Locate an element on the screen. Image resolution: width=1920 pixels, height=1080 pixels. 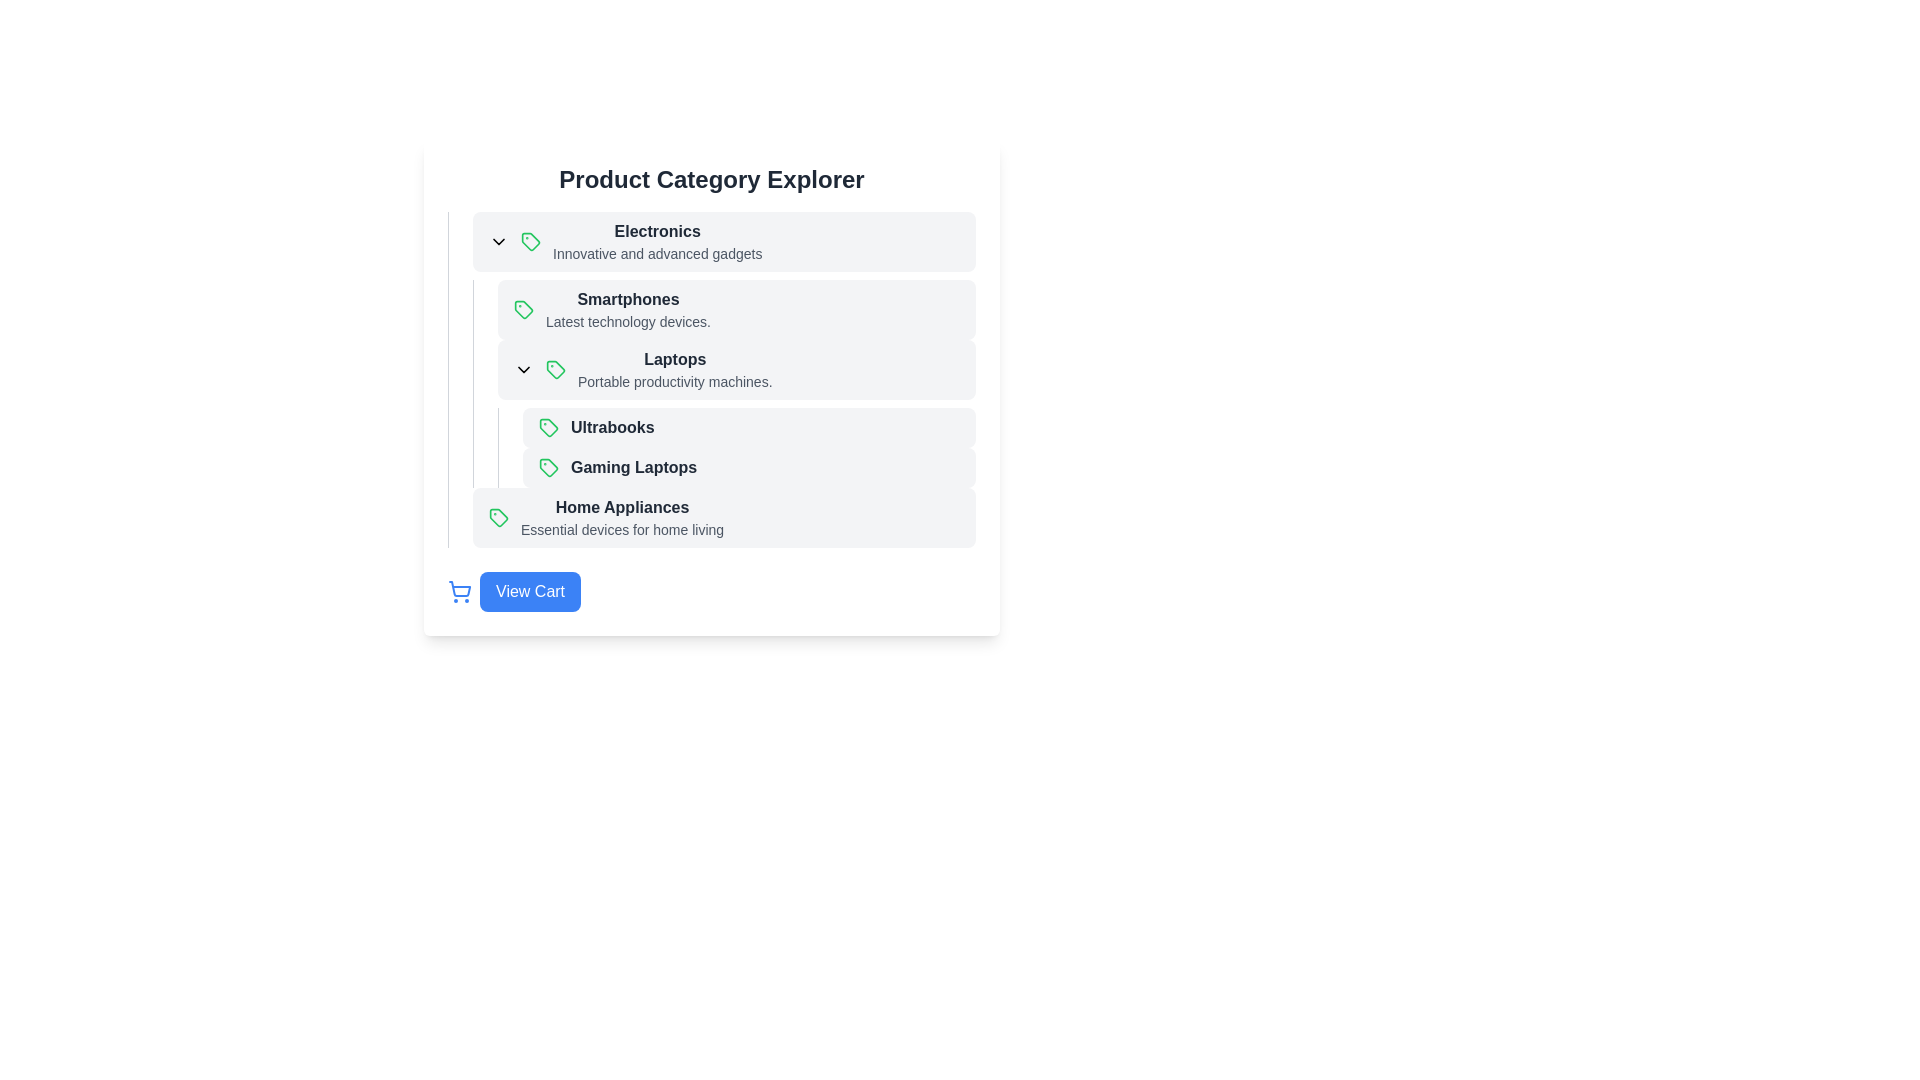
the 'Home Appliances' list item in the Product Category Explorer for additional information is located at coordinates (711, 516).